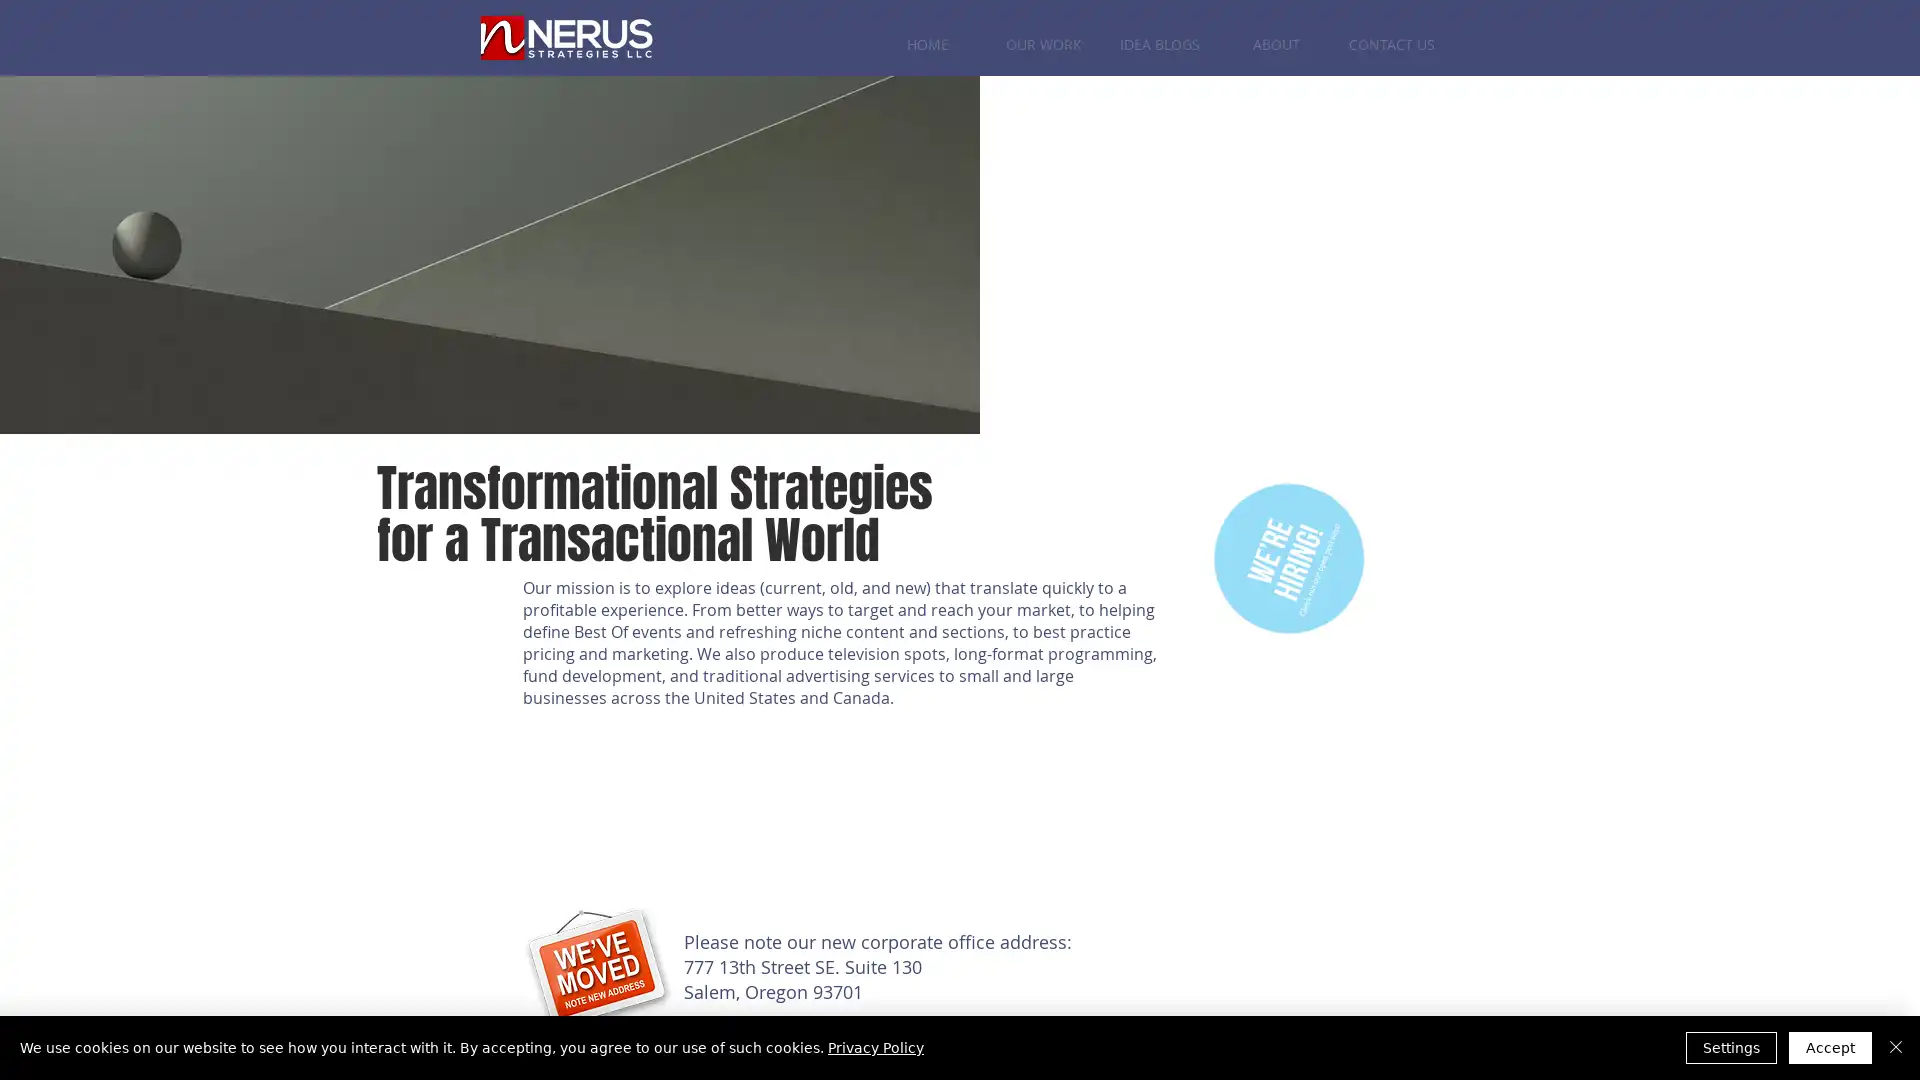 The width and height of the screenshot is (1920, 1080). I want to click on Close, so click(1895, 1047).